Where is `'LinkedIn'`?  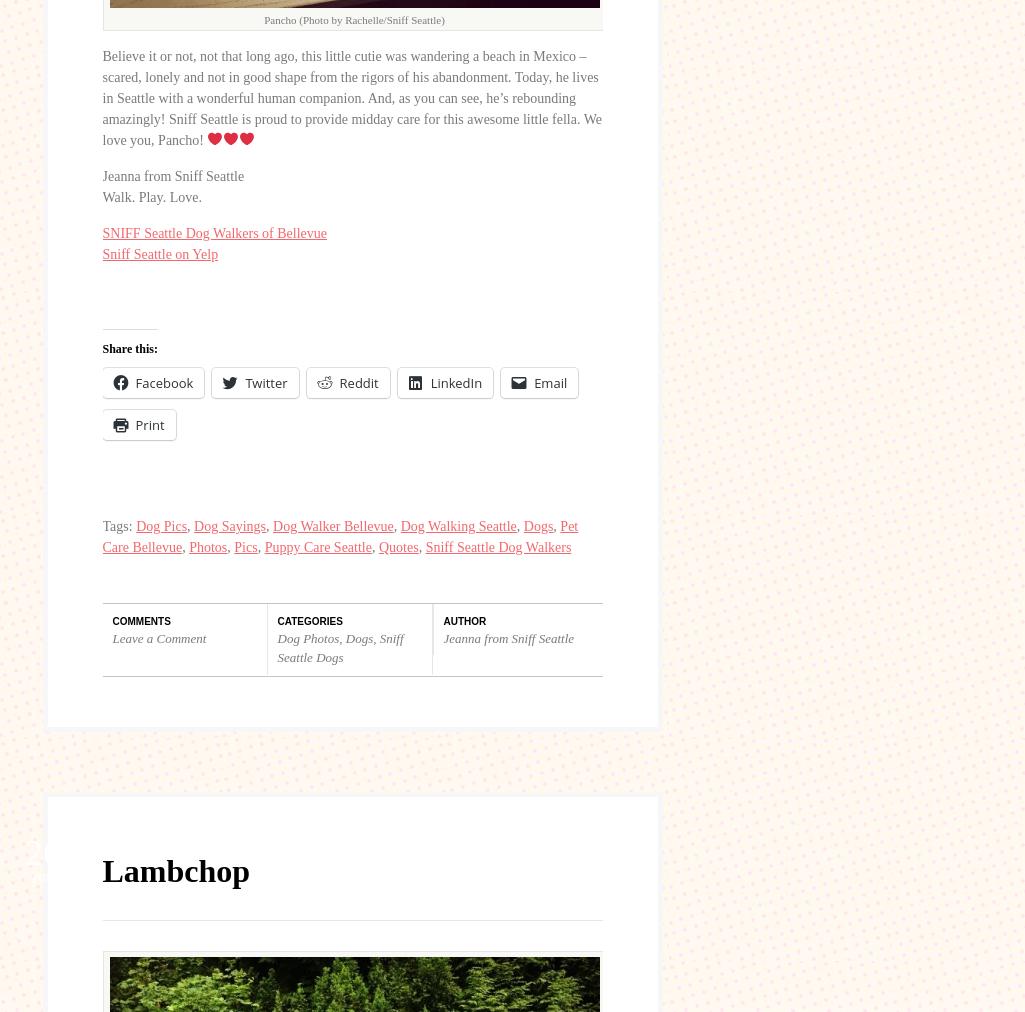
'LinkedIn' is located at coordinates (428, 382).